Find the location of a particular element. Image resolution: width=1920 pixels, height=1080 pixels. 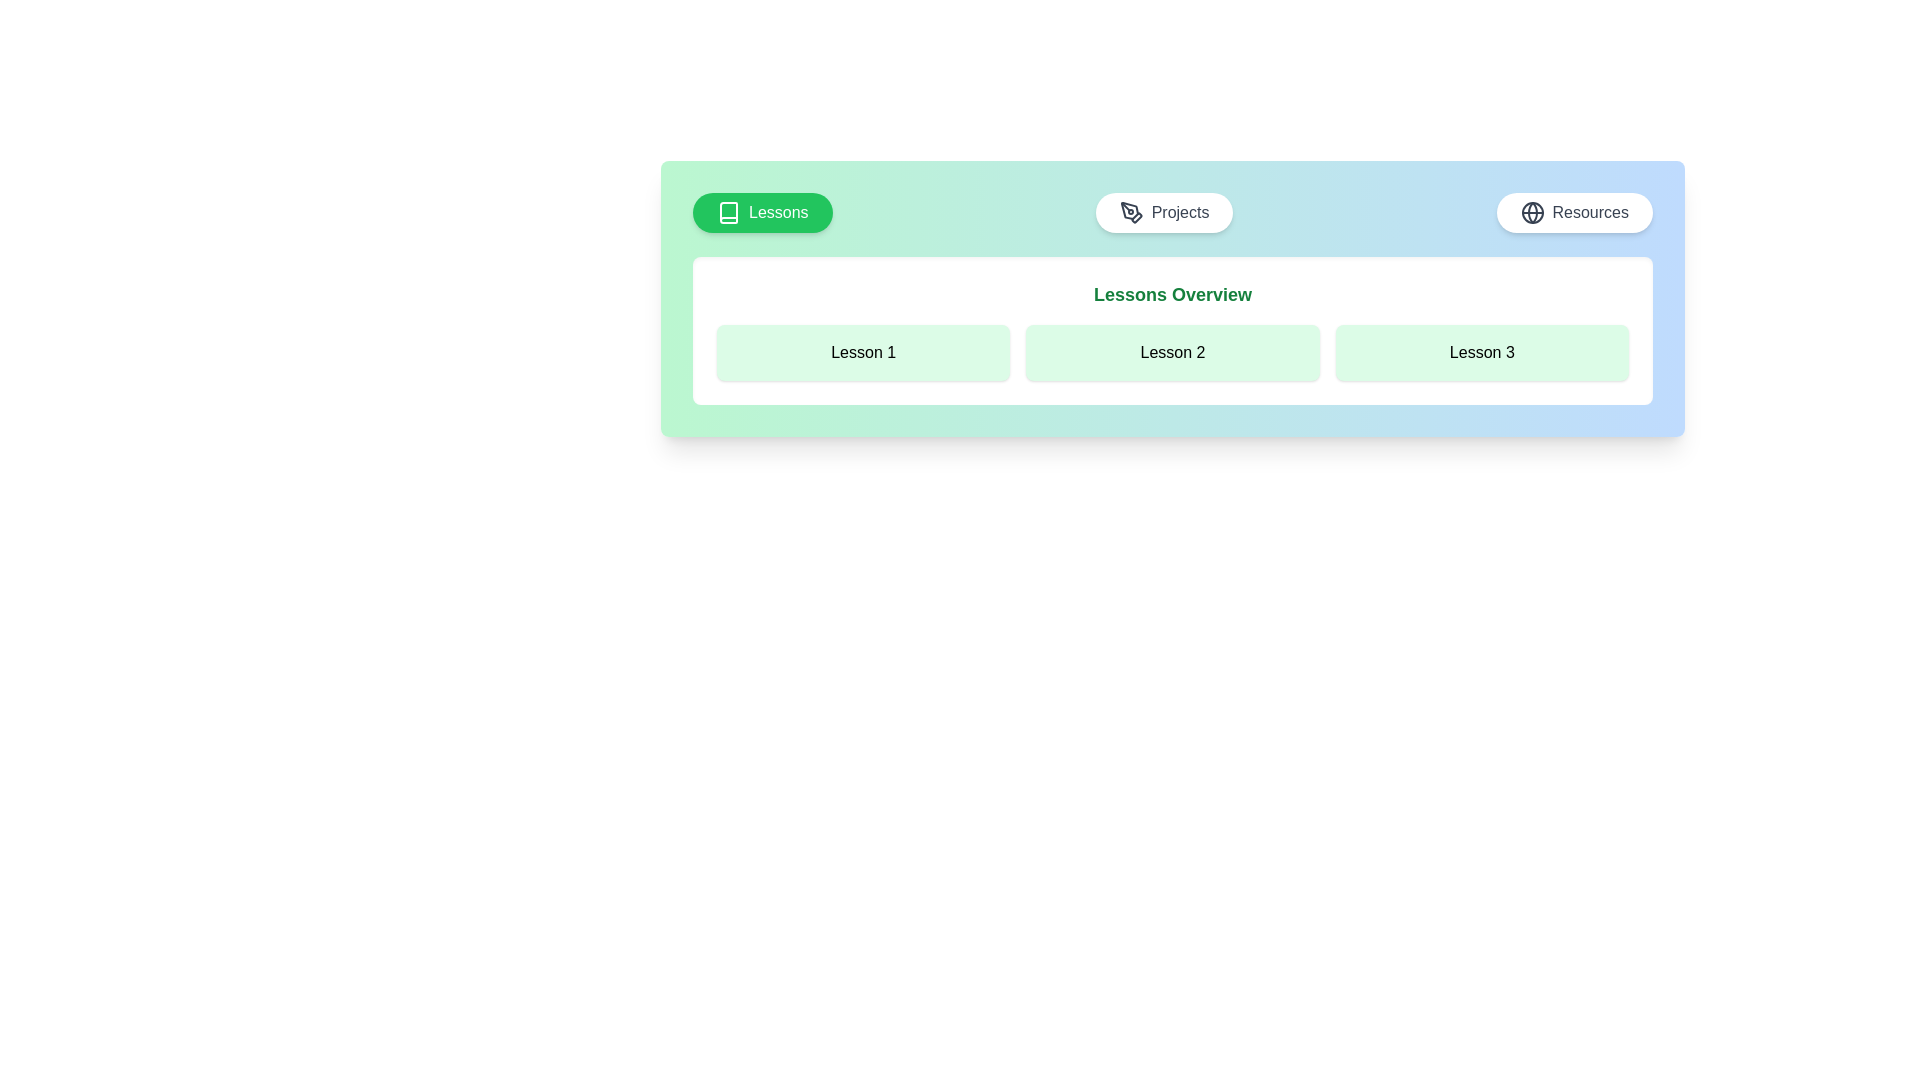

the button representing the third lesson in the series is located at coordinates (1482, 352).